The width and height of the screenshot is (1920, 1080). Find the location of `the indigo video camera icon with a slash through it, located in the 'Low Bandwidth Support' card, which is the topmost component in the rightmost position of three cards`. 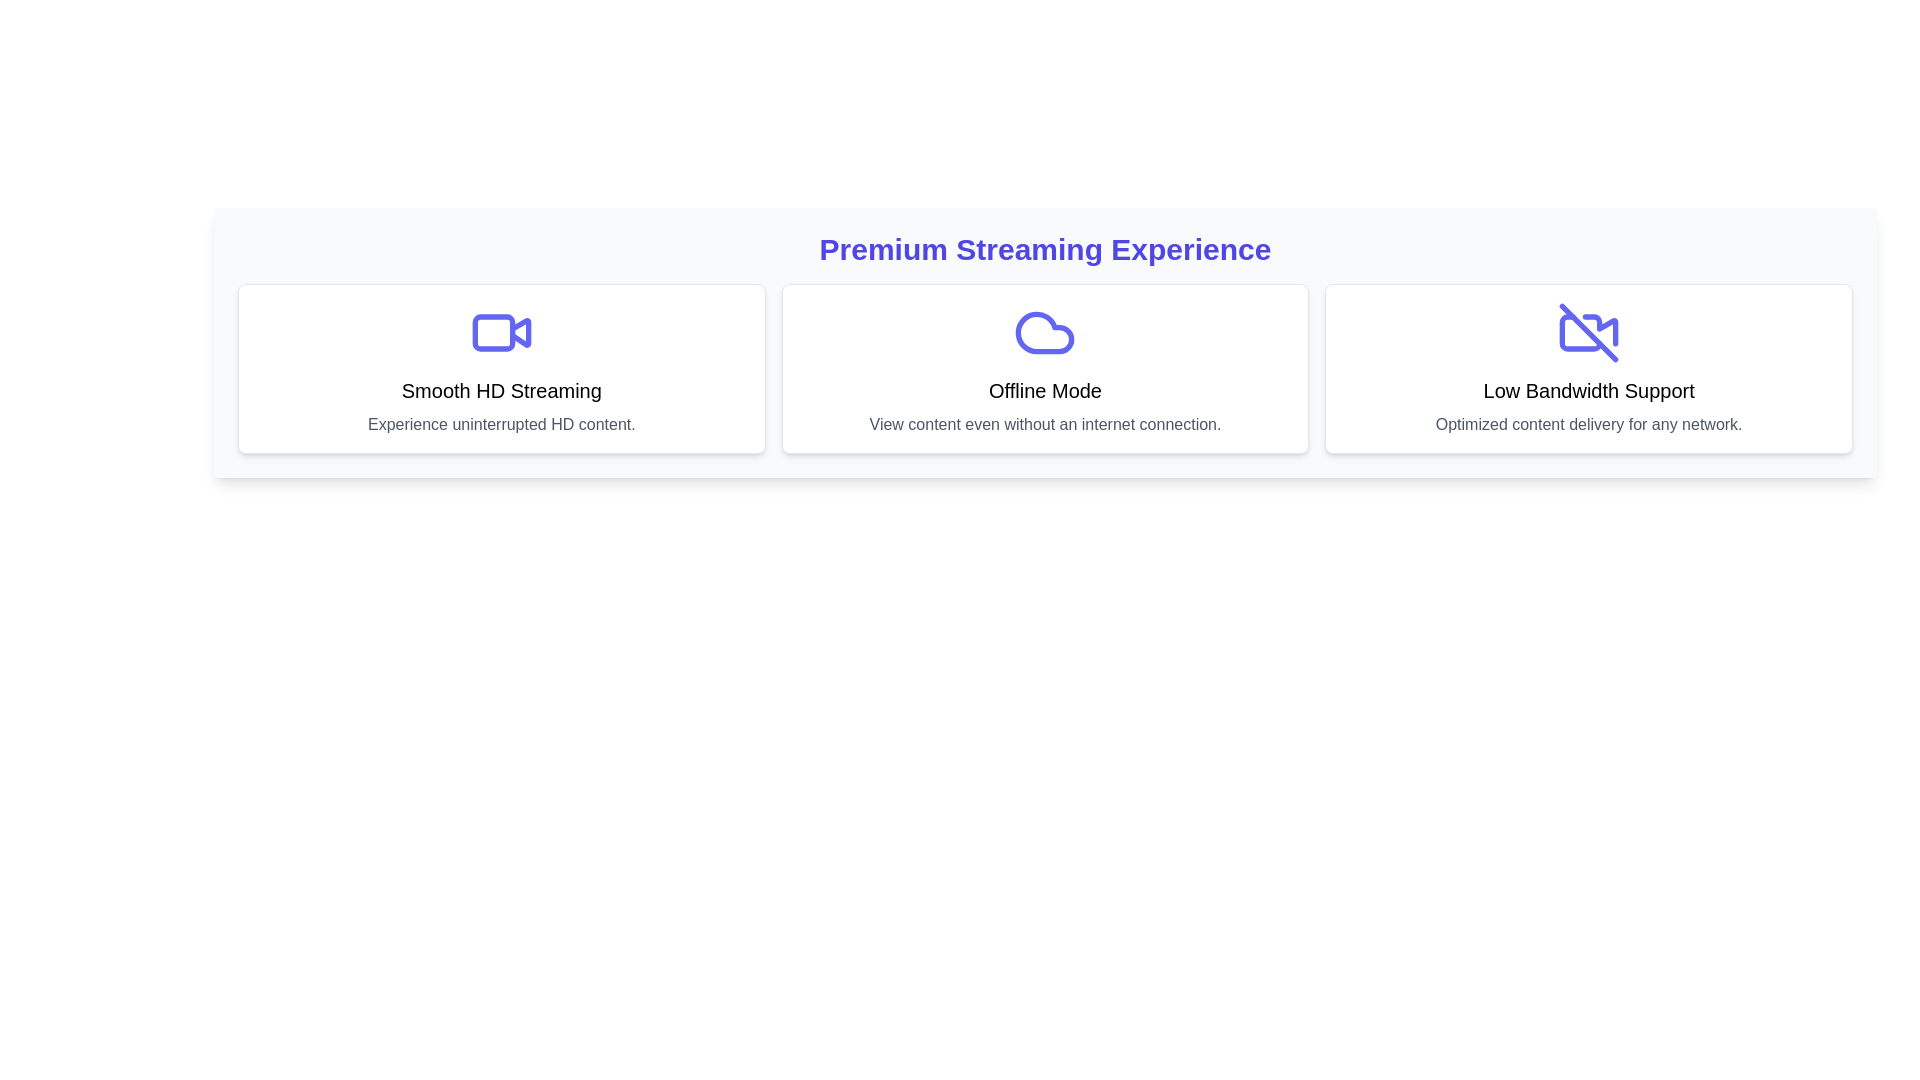

the indigo video camera icon with a slash through it, located in the 'Low Bandwidth Support' card, which is the topmost component in the rightmost position of three cards is located at coordinates (1588, 331).